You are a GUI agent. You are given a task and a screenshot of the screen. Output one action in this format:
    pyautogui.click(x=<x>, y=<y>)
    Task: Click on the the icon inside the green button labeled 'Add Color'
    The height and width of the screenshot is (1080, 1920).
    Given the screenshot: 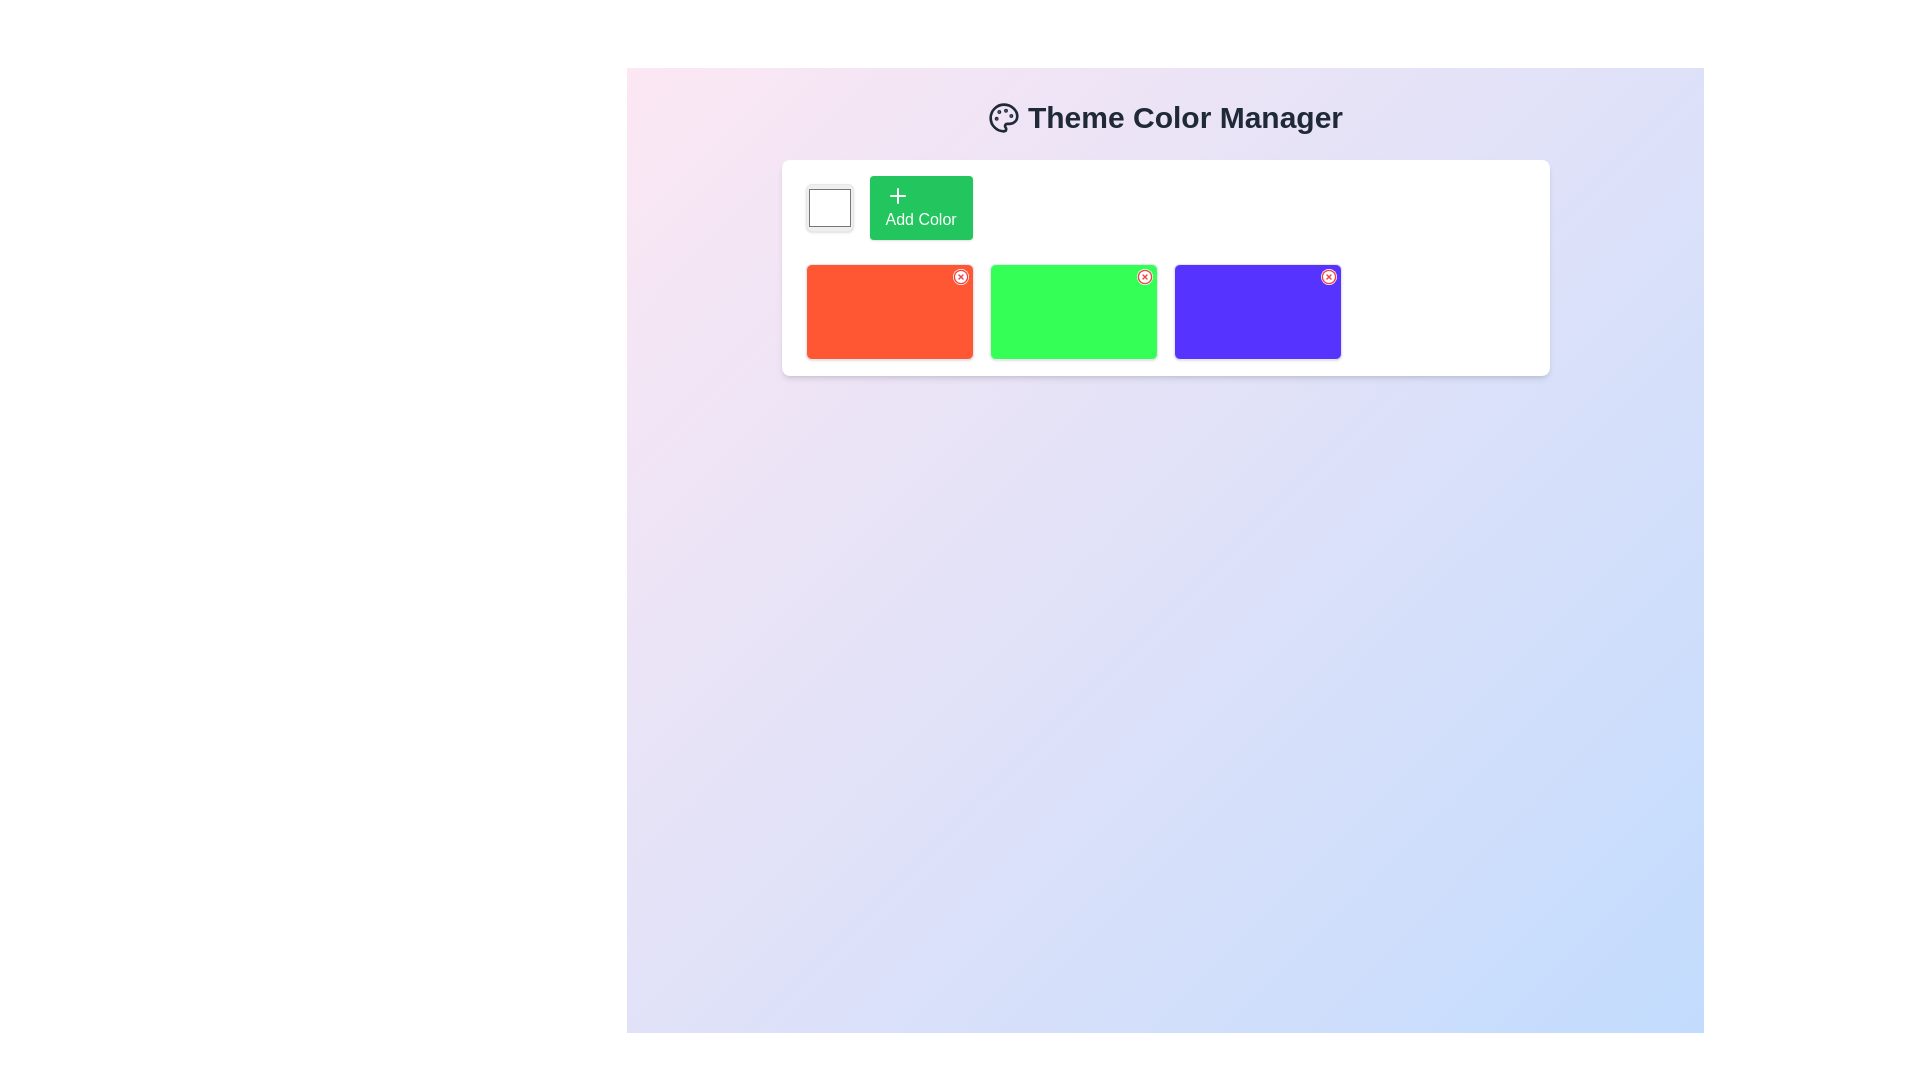 What is the action you would take?
    pyautogui.click(x=896, y=196)
    